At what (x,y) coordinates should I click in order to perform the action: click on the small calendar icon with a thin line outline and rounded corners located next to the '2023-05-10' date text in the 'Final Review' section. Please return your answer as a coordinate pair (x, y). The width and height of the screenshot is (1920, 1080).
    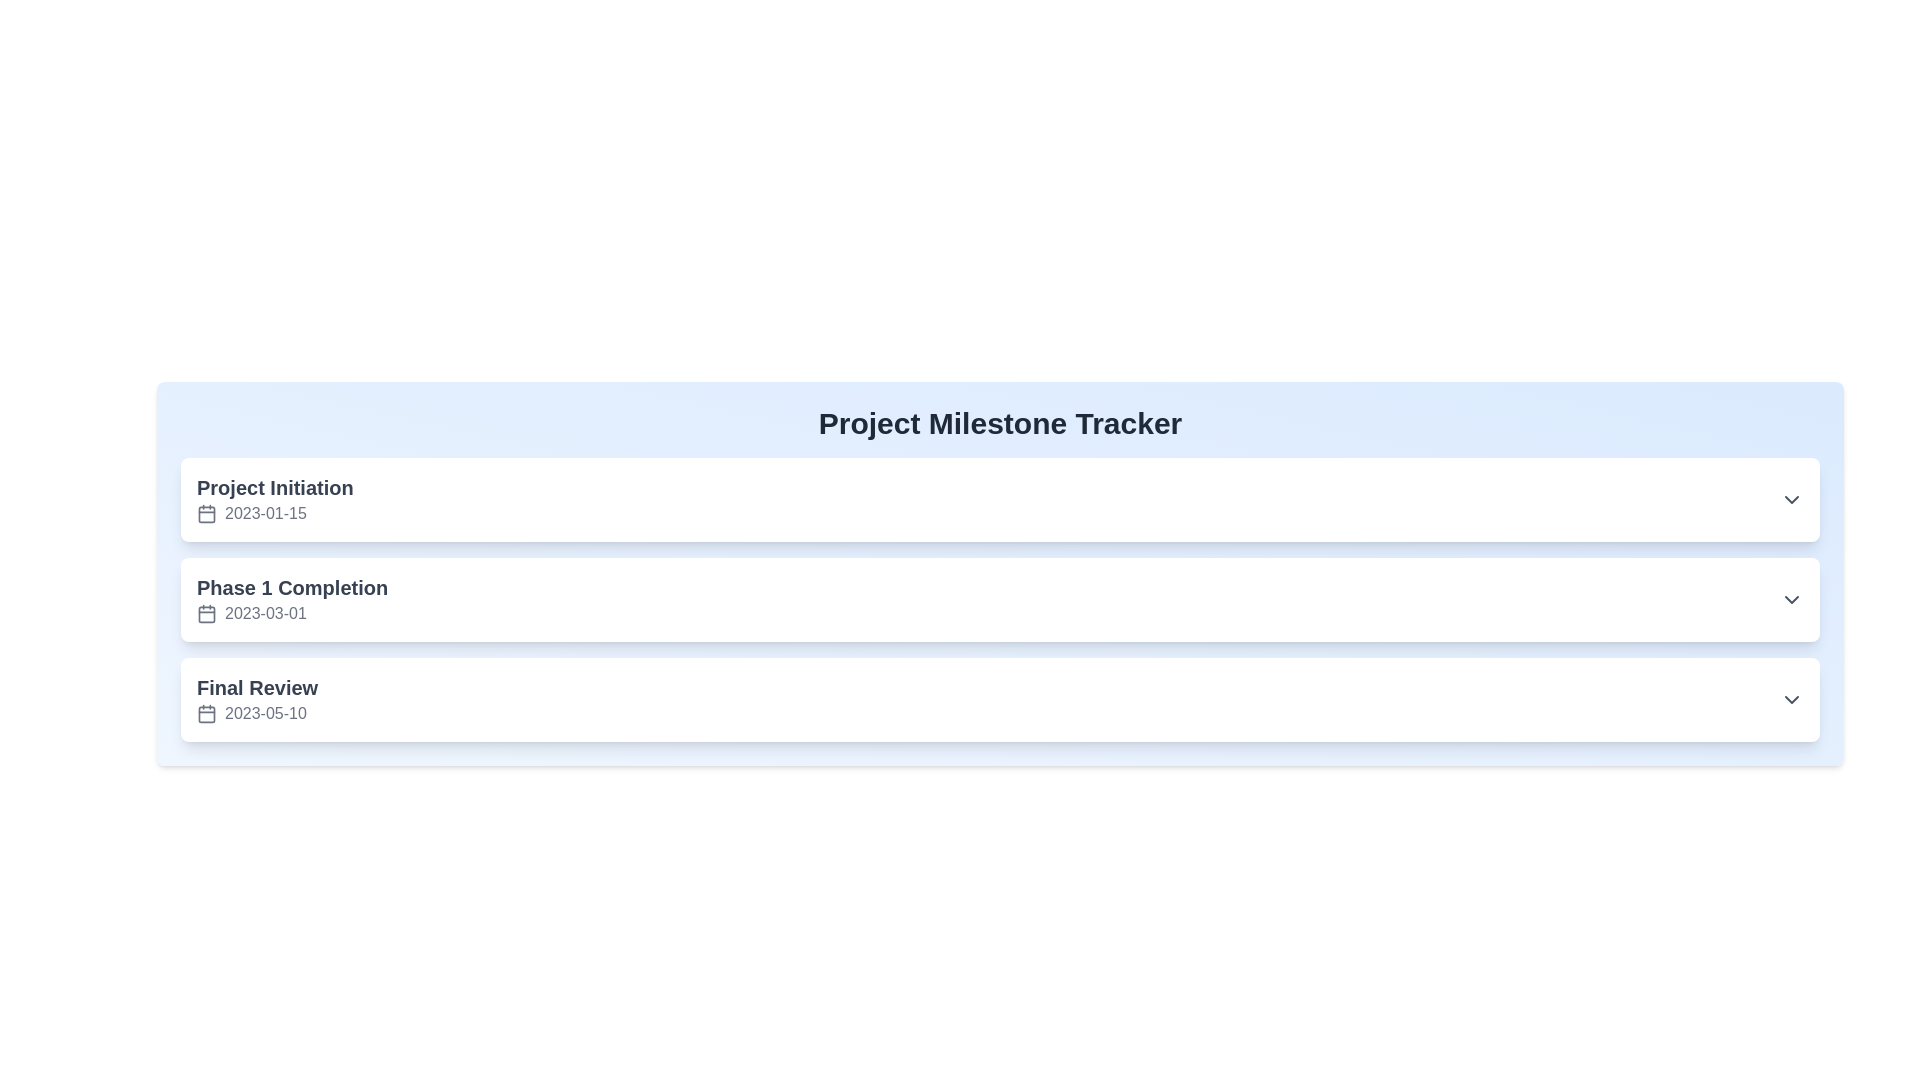
    Looking at the image, I should click on (206, 712).